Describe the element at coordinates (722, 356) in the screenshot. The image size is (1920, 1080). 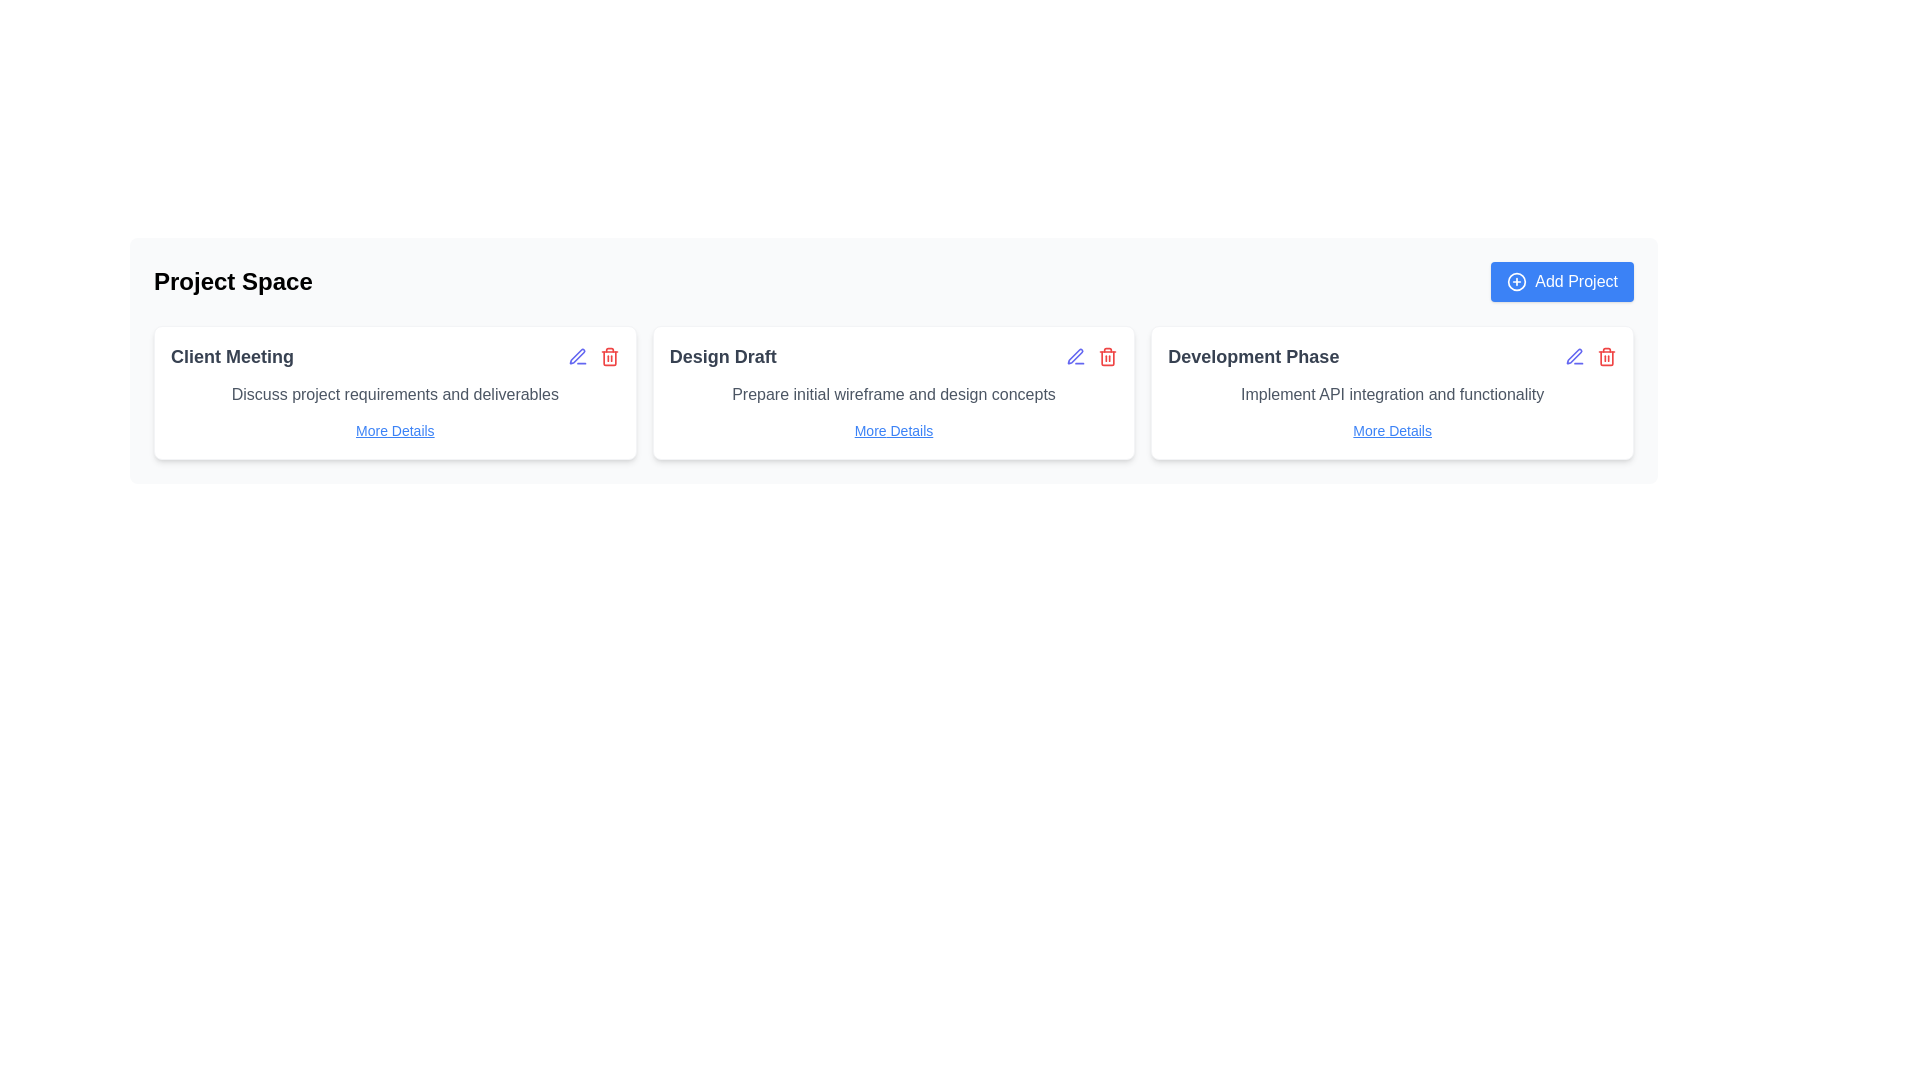
I see `text content of the label located at the top center of the second card in a horizontal list of three cards` at that location.